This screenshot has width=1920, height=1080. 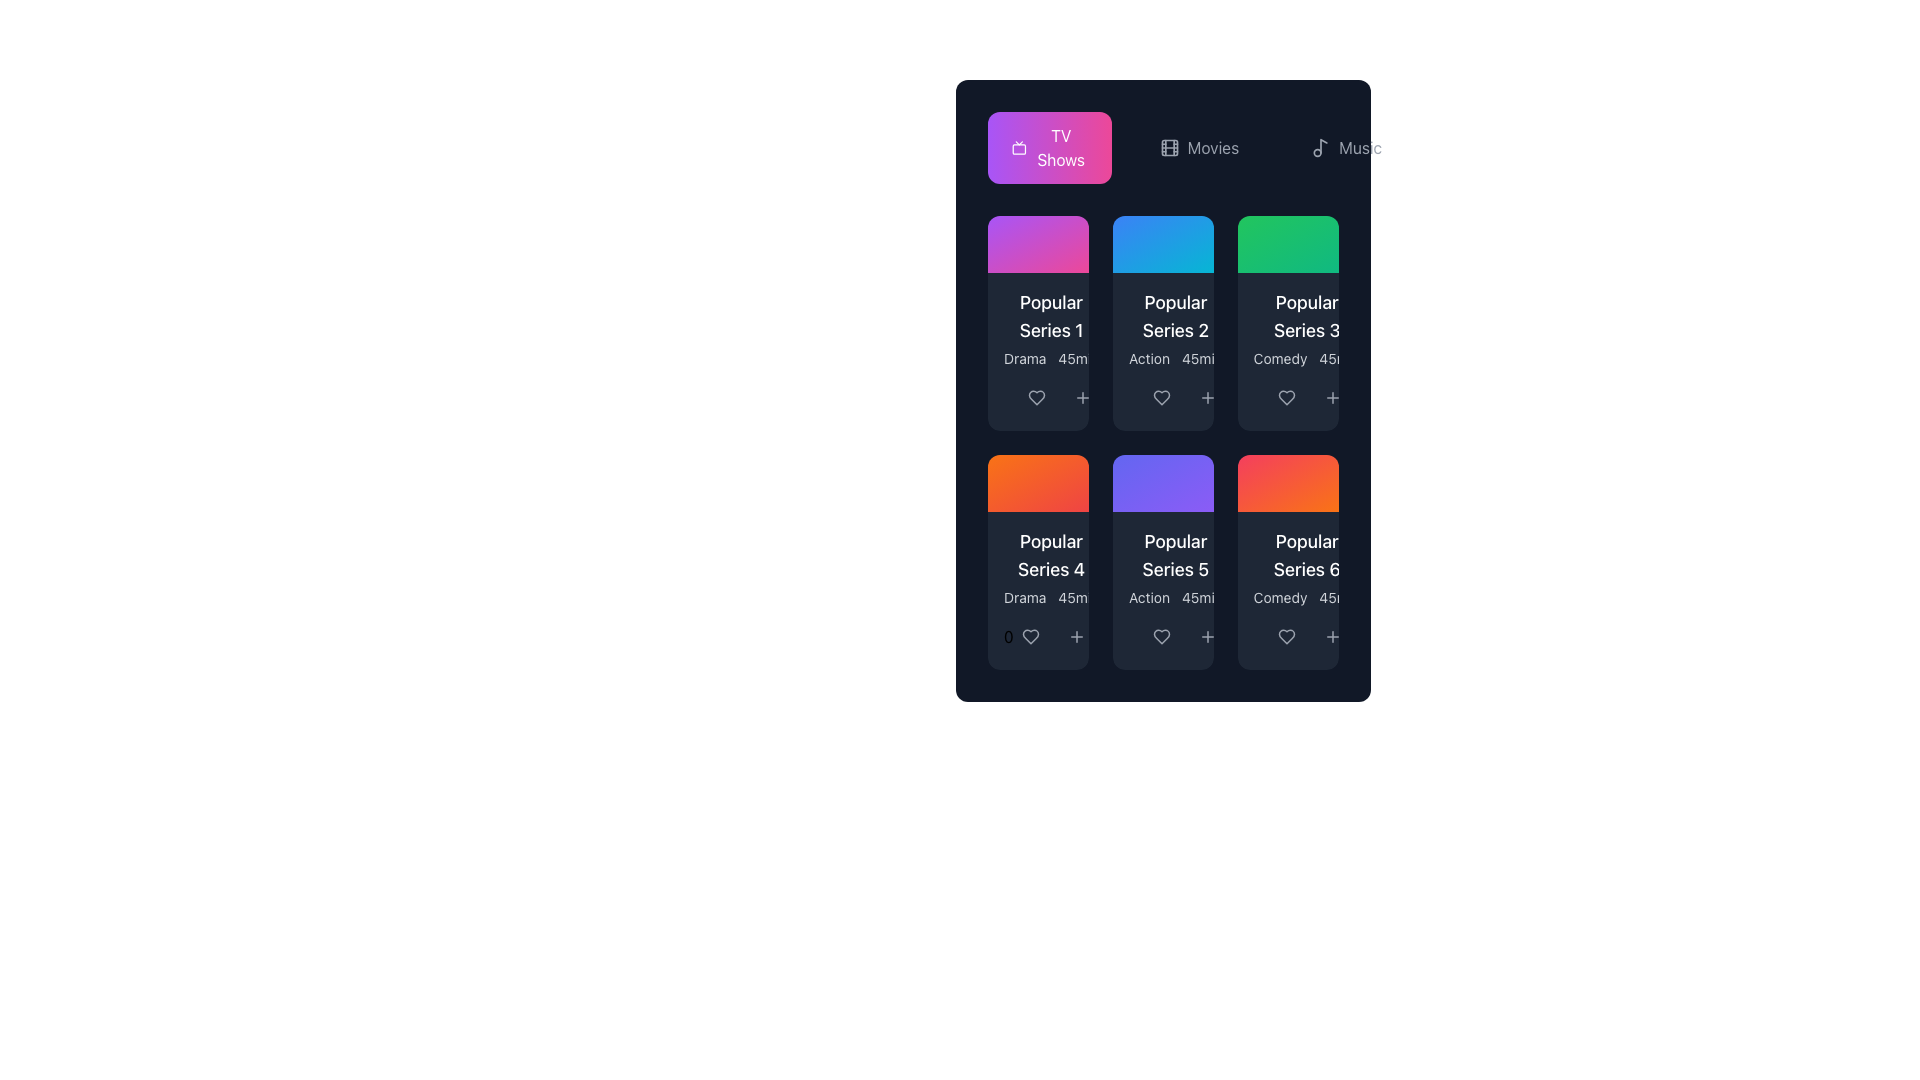 What do you see at coordinates (1197, 146) in the screenshot?
I see `the Navigation Panel` at bounding box center [1197, 146].